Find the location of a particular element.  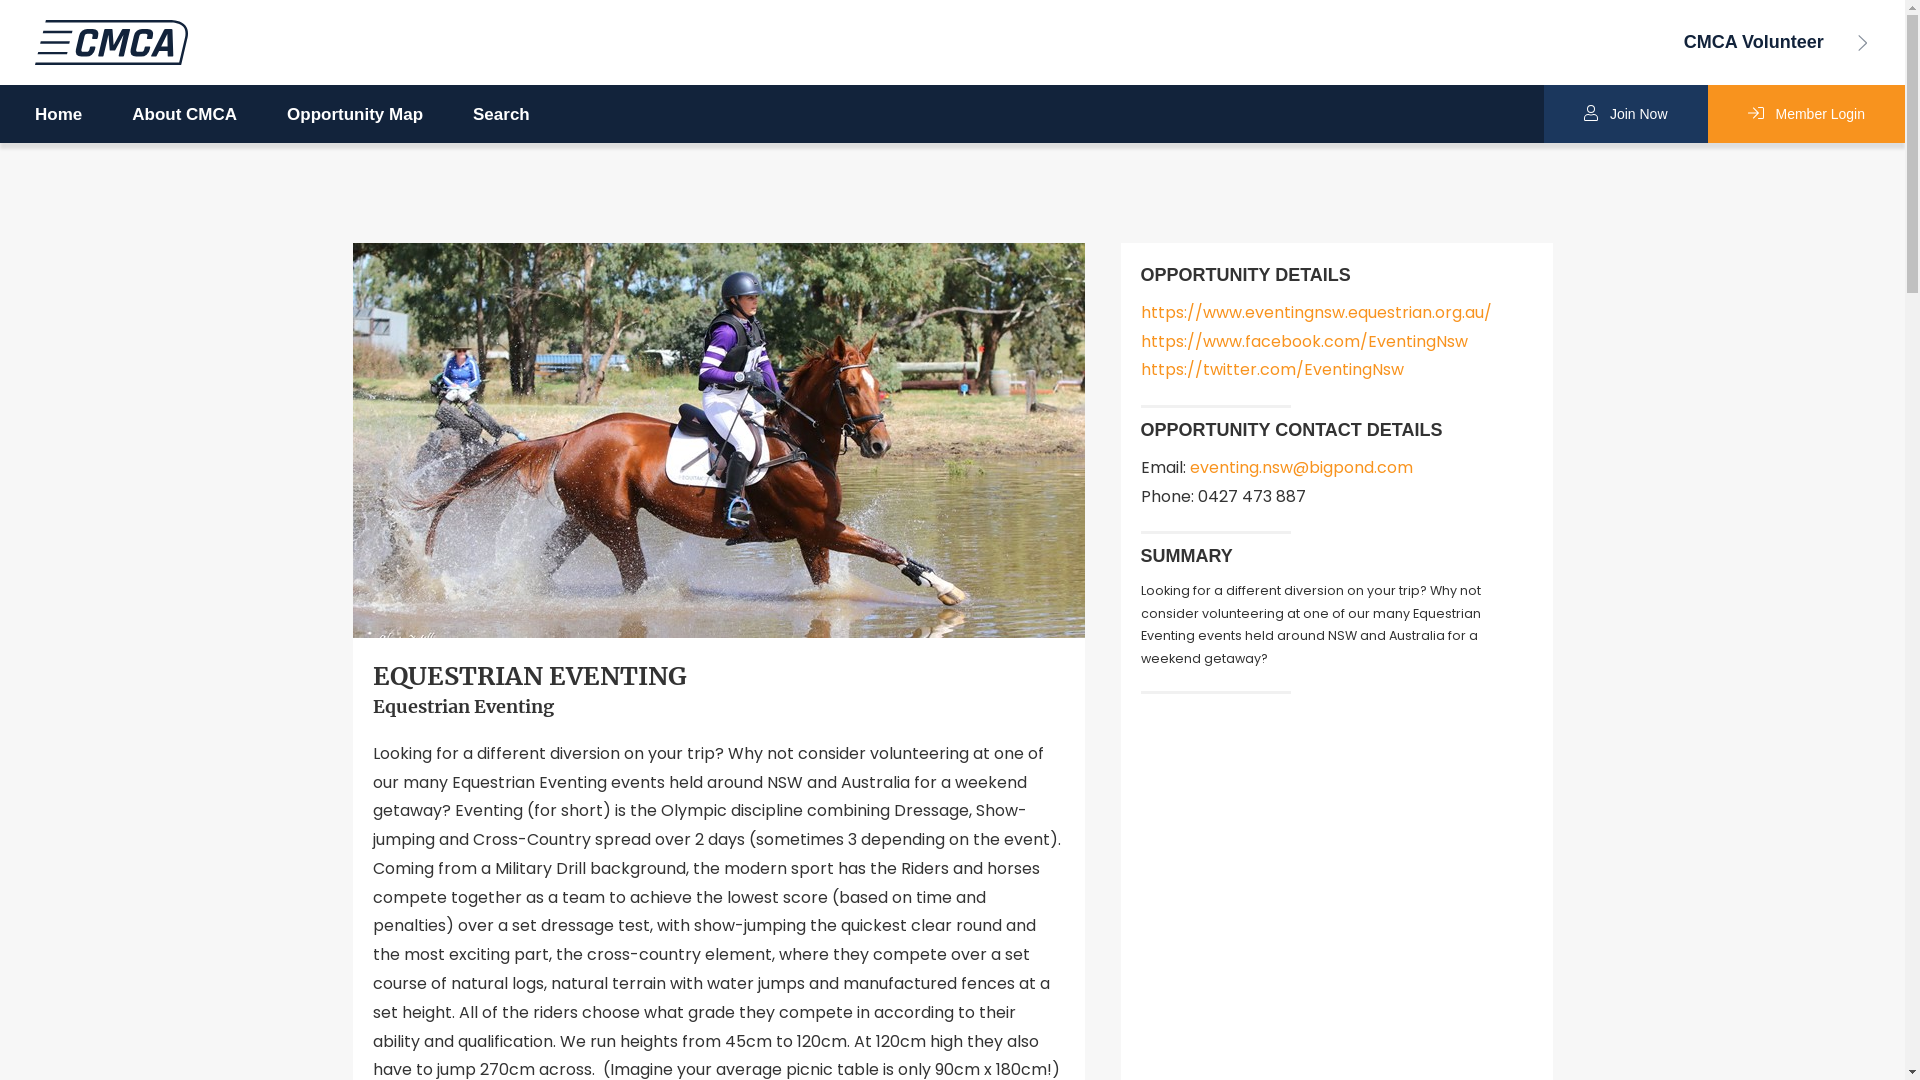

'https://www.eventingnsw.equestrian.org.au/' is located at coordinates (1315, 312).